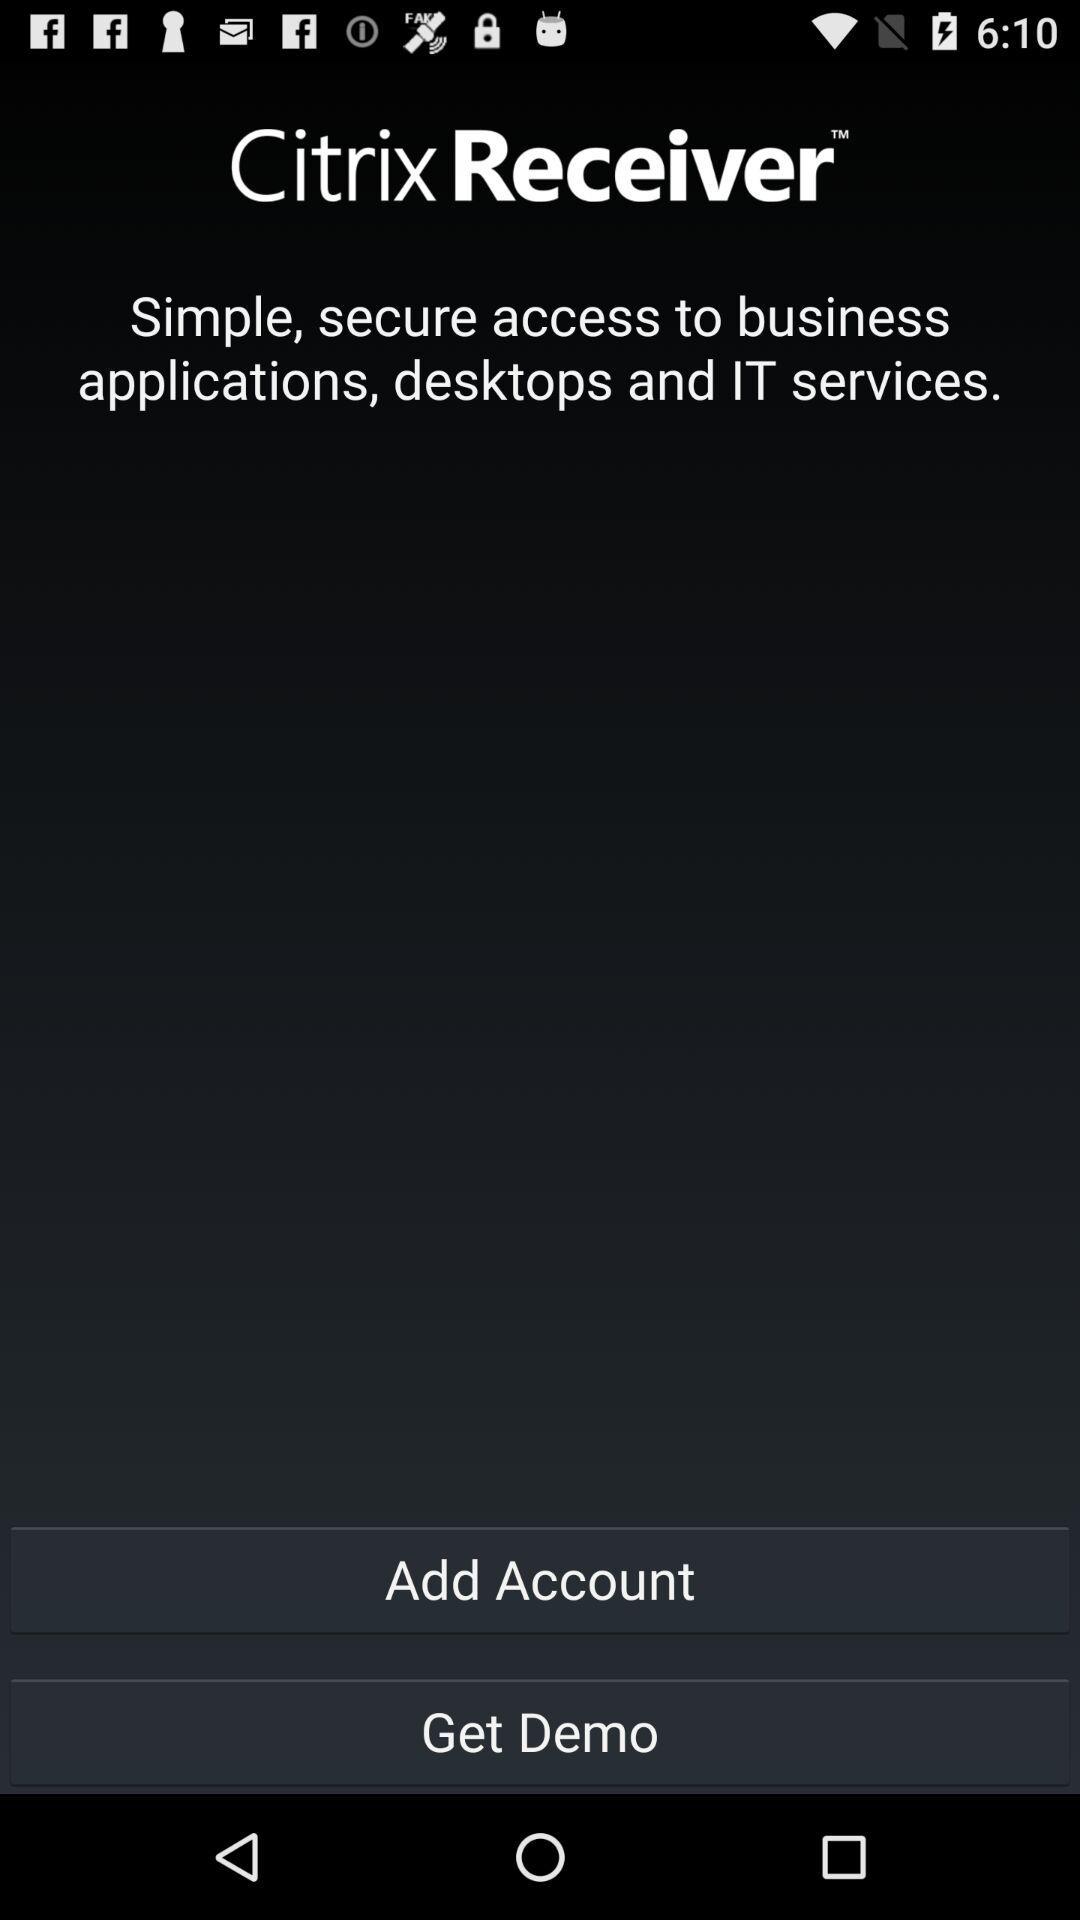  Describe the element at coordinates (540, 1577) in the screenshot. I see `the add account item` at that location.